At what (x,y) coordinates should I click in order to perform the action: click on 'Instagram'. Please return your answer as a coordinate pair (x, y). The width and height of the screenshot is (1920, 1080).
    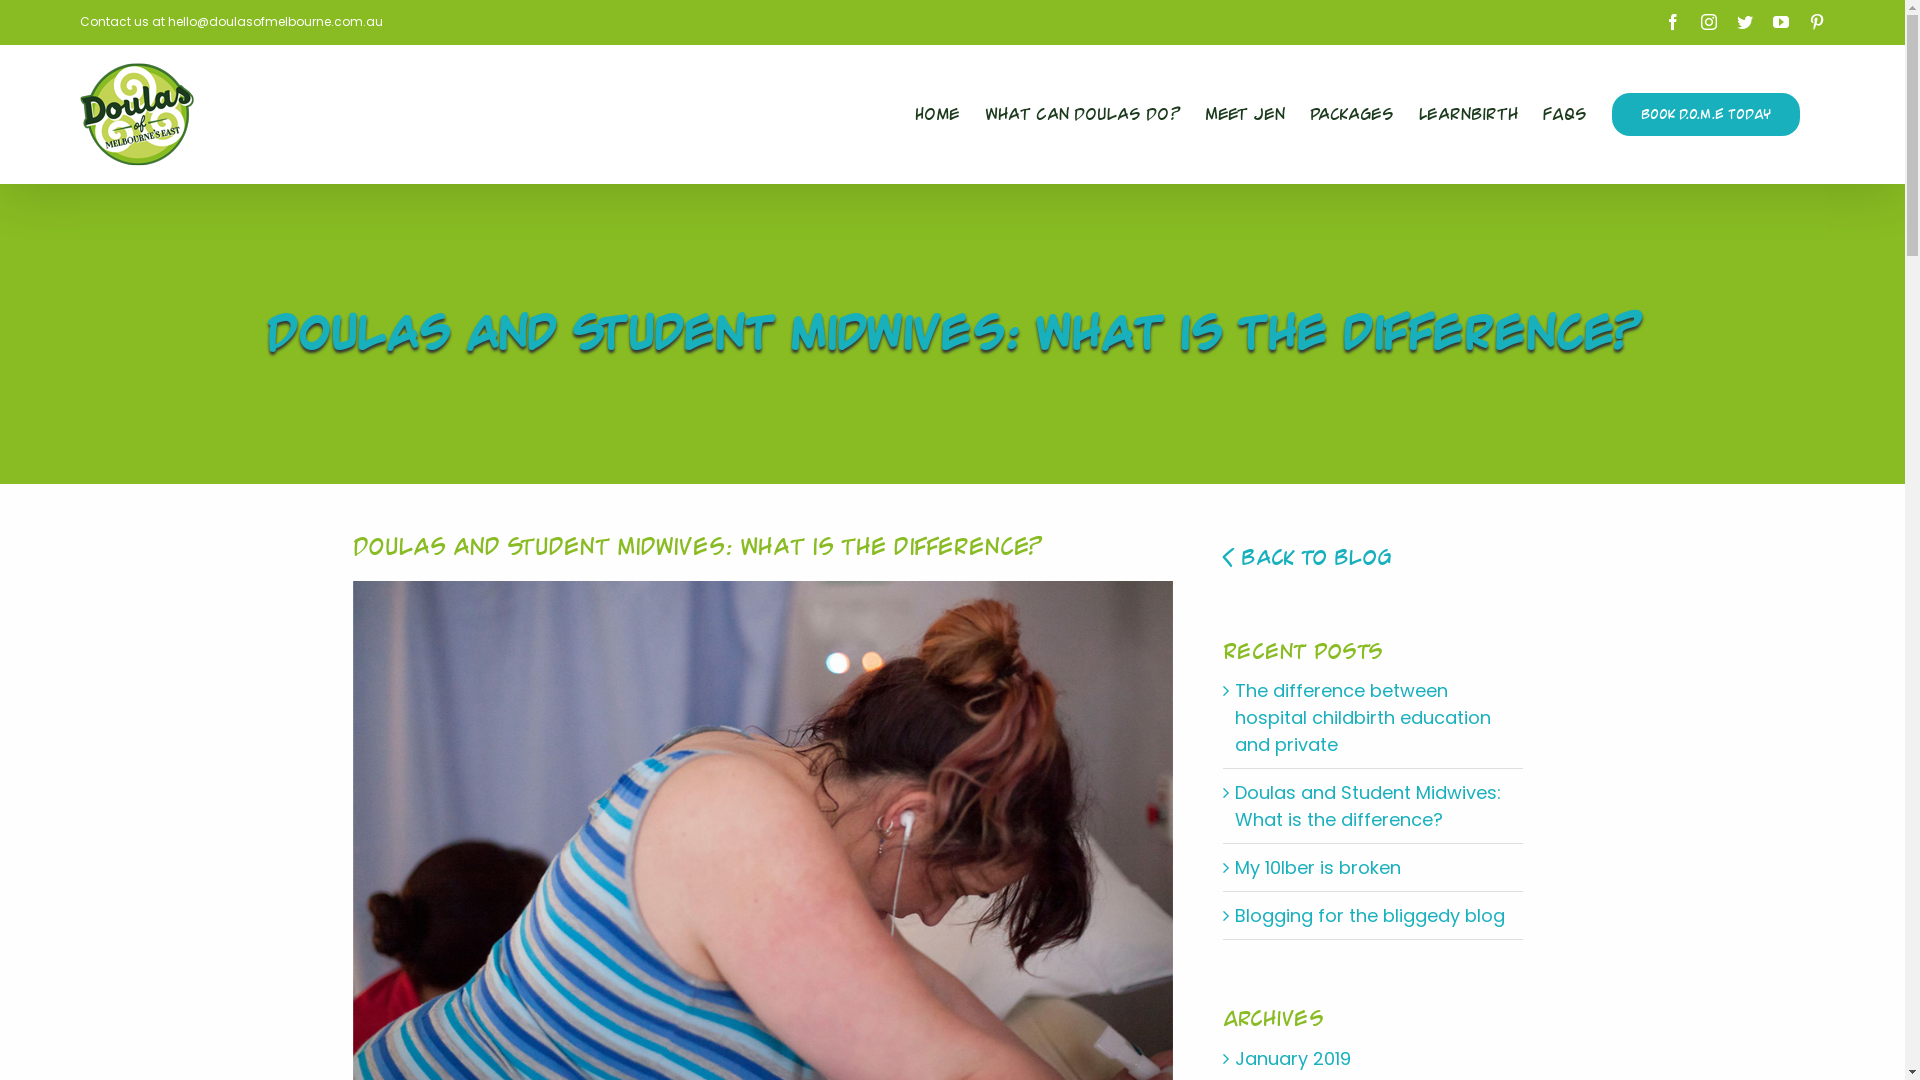
    Looking at the image, I should click on (1707, 22).